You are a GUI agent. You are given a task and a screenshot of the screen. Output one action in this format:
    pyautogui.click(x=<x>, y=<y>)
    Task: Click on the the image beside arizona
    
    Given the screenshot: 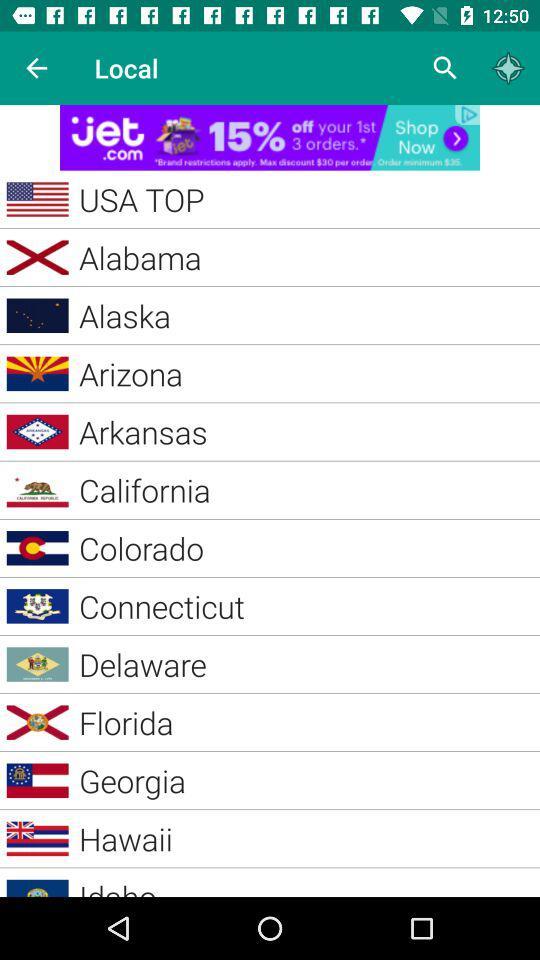 What is the action you would take?
    pyautogui.click(x=38, y=373)
    